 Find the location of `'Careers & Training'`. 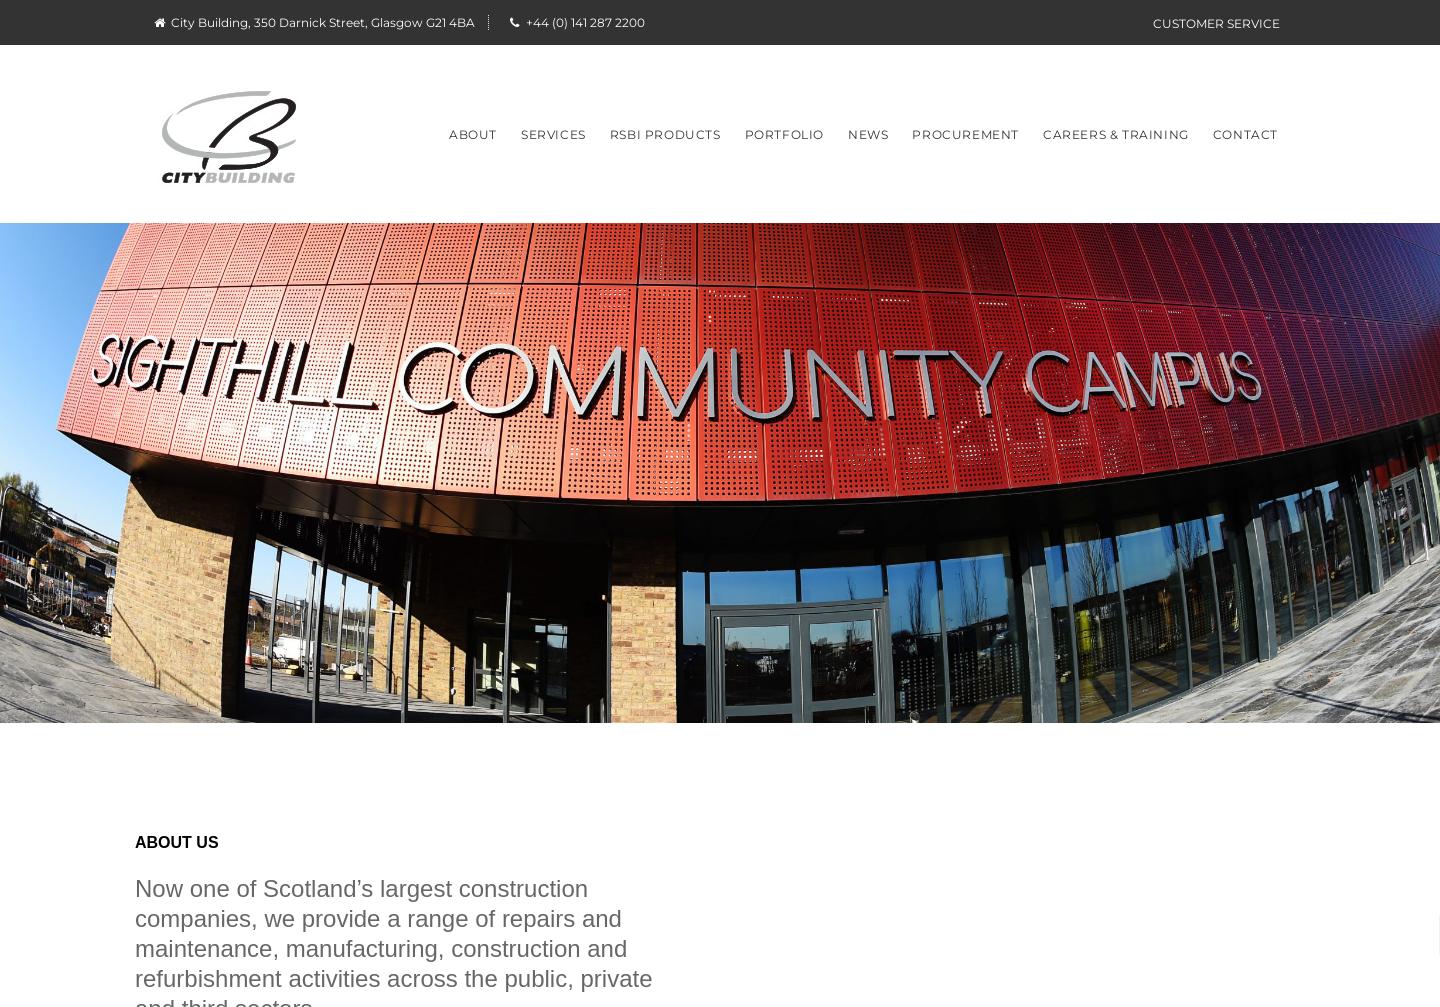

'Careers & Training' is located at coordinates (1113, 133).